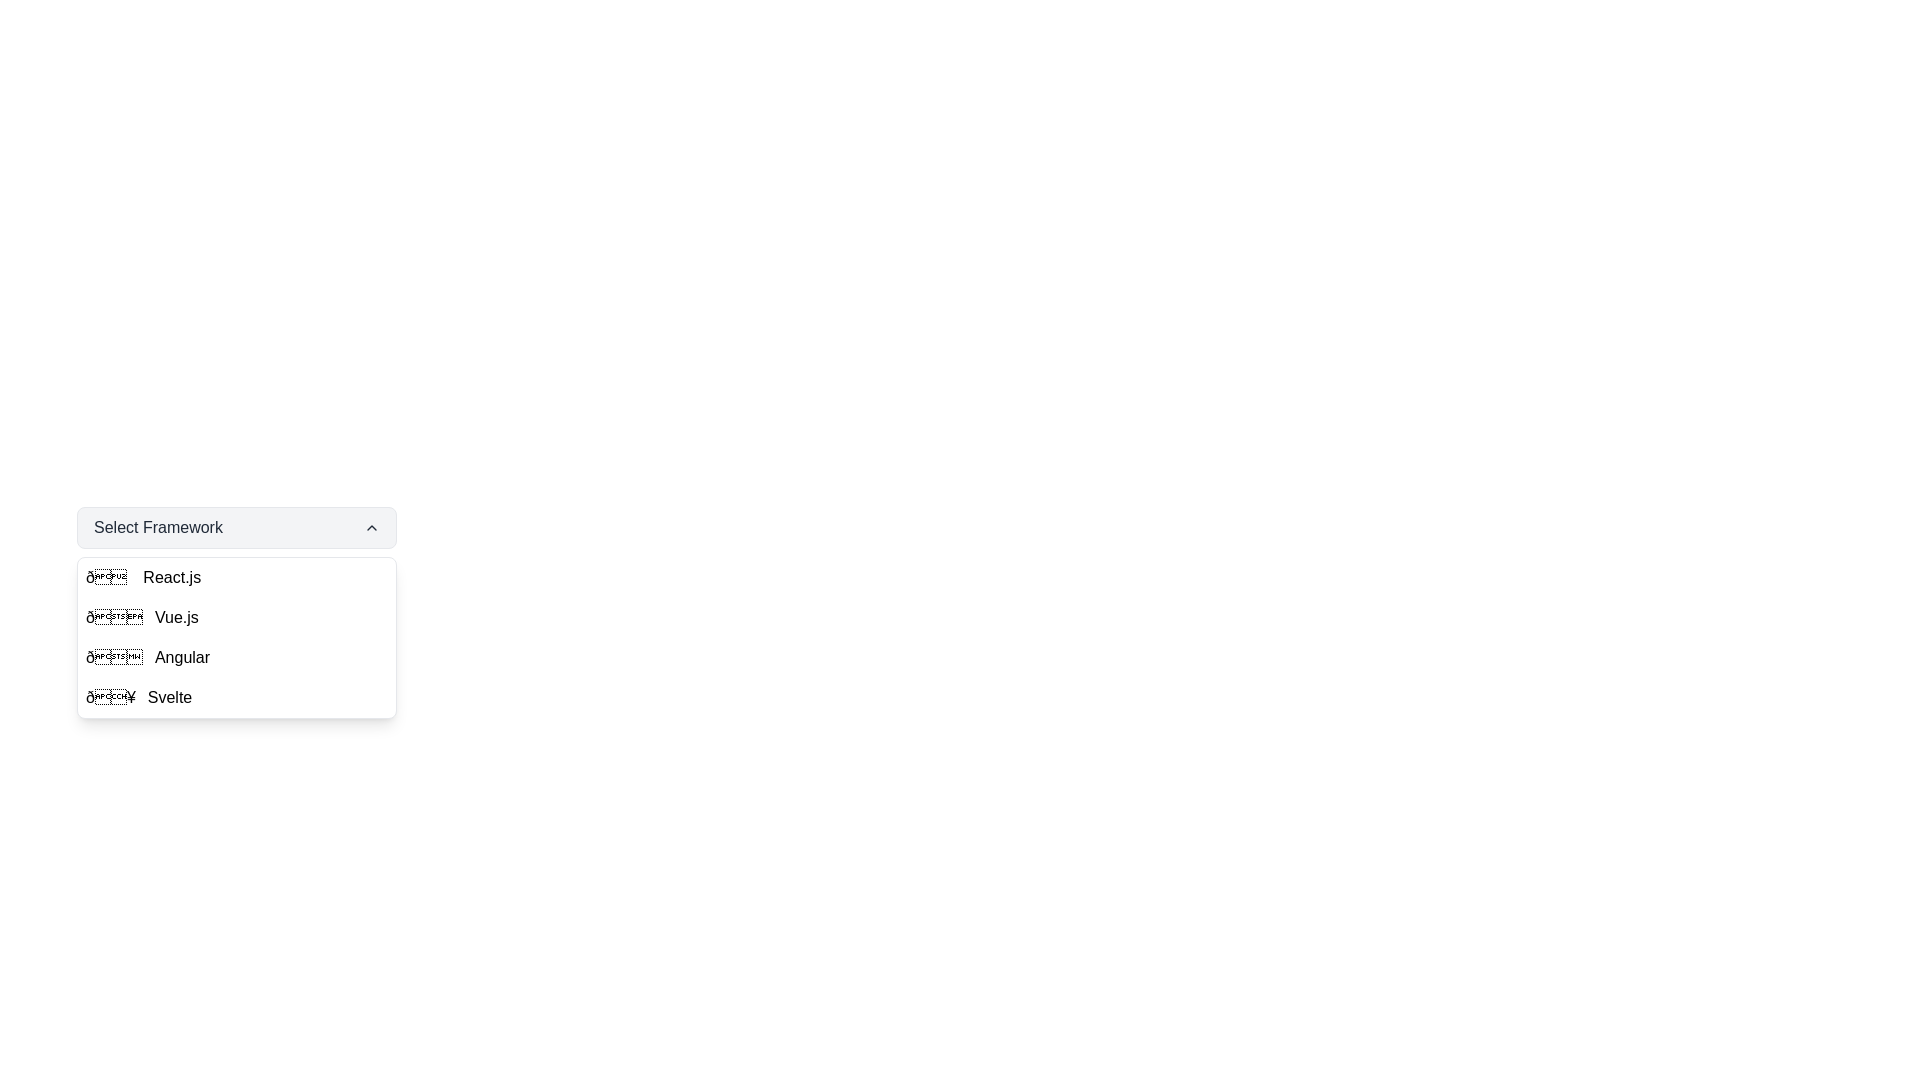 The width and height of the screenshot is (1920, 1080). I want to click on the book icon located within the 'Angular' menu item, positioned to the left of the text 'Angular', so click(113, 658).